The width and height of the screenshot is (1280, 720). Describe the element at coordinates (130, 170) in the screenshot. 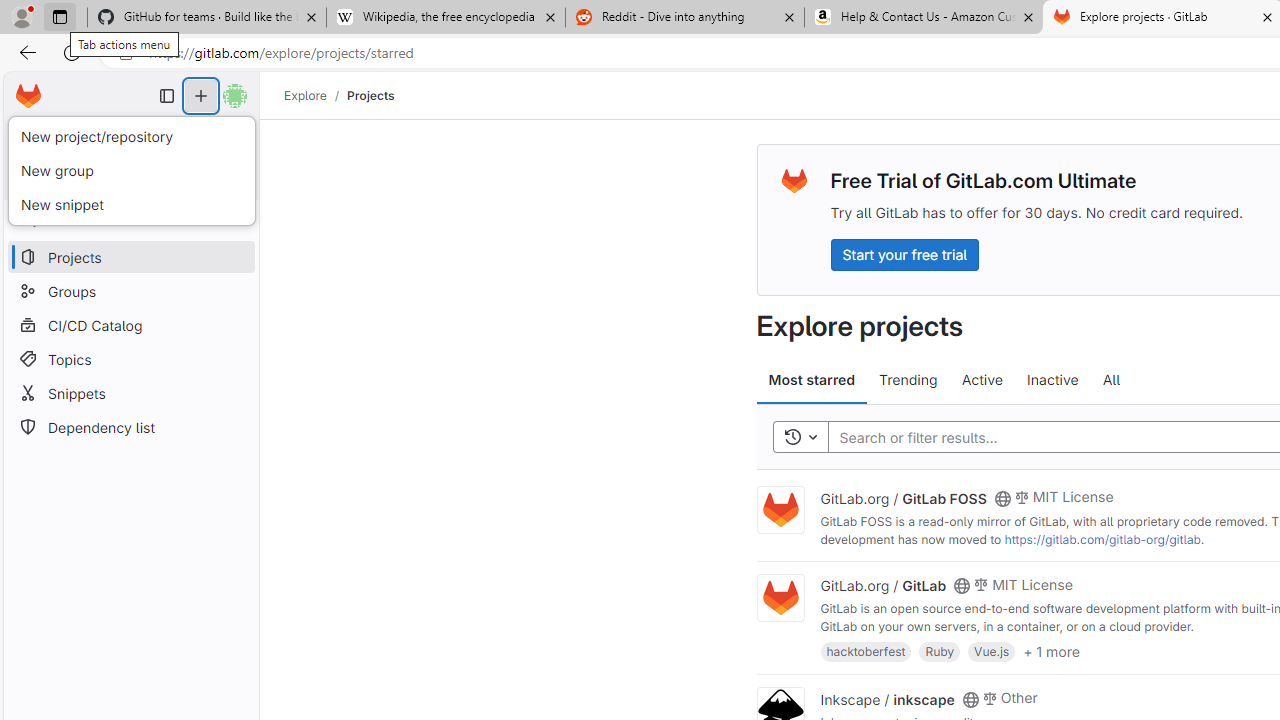

I see `'New project/repositoryNew groupNew snippet'` at that location.